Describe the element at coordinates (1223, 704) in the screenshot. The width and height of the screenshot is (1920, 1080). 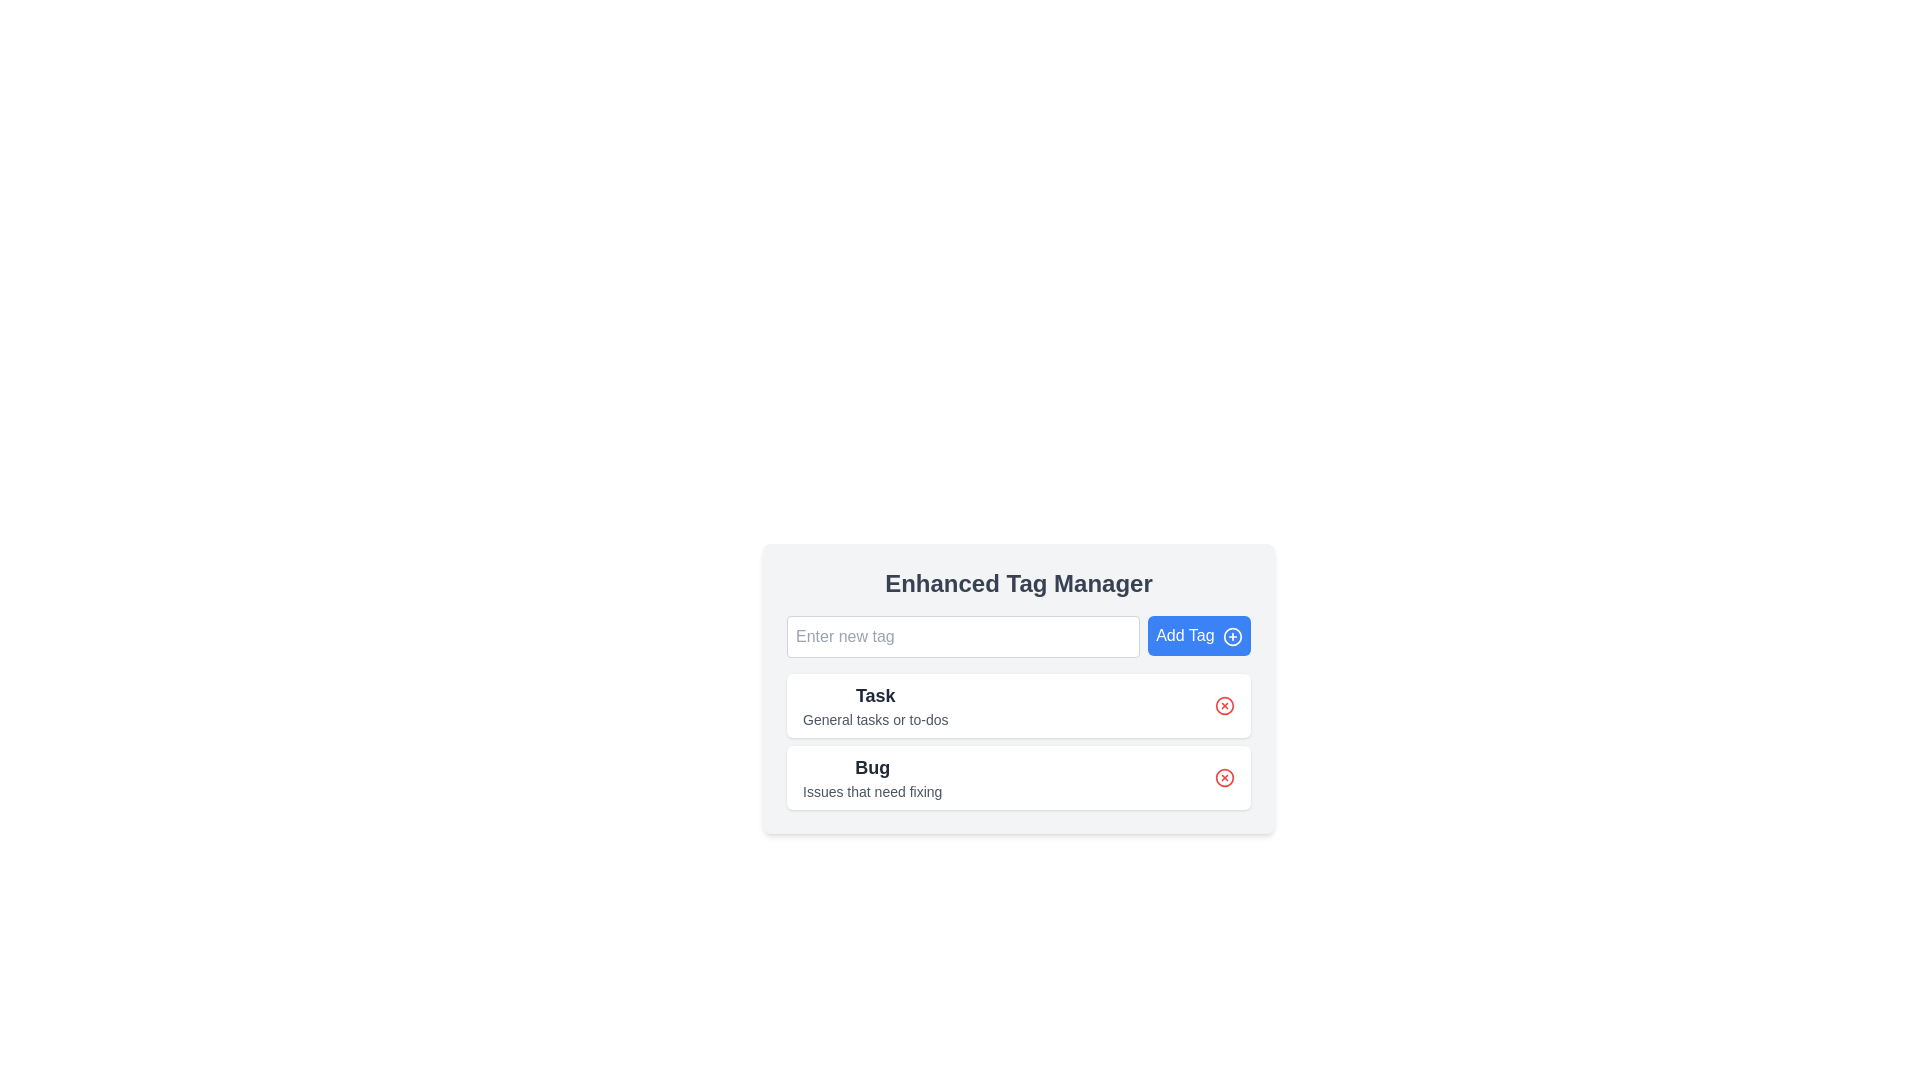
I see `the delete button located in the upper-right corner of the 'Task' panel` at that location.